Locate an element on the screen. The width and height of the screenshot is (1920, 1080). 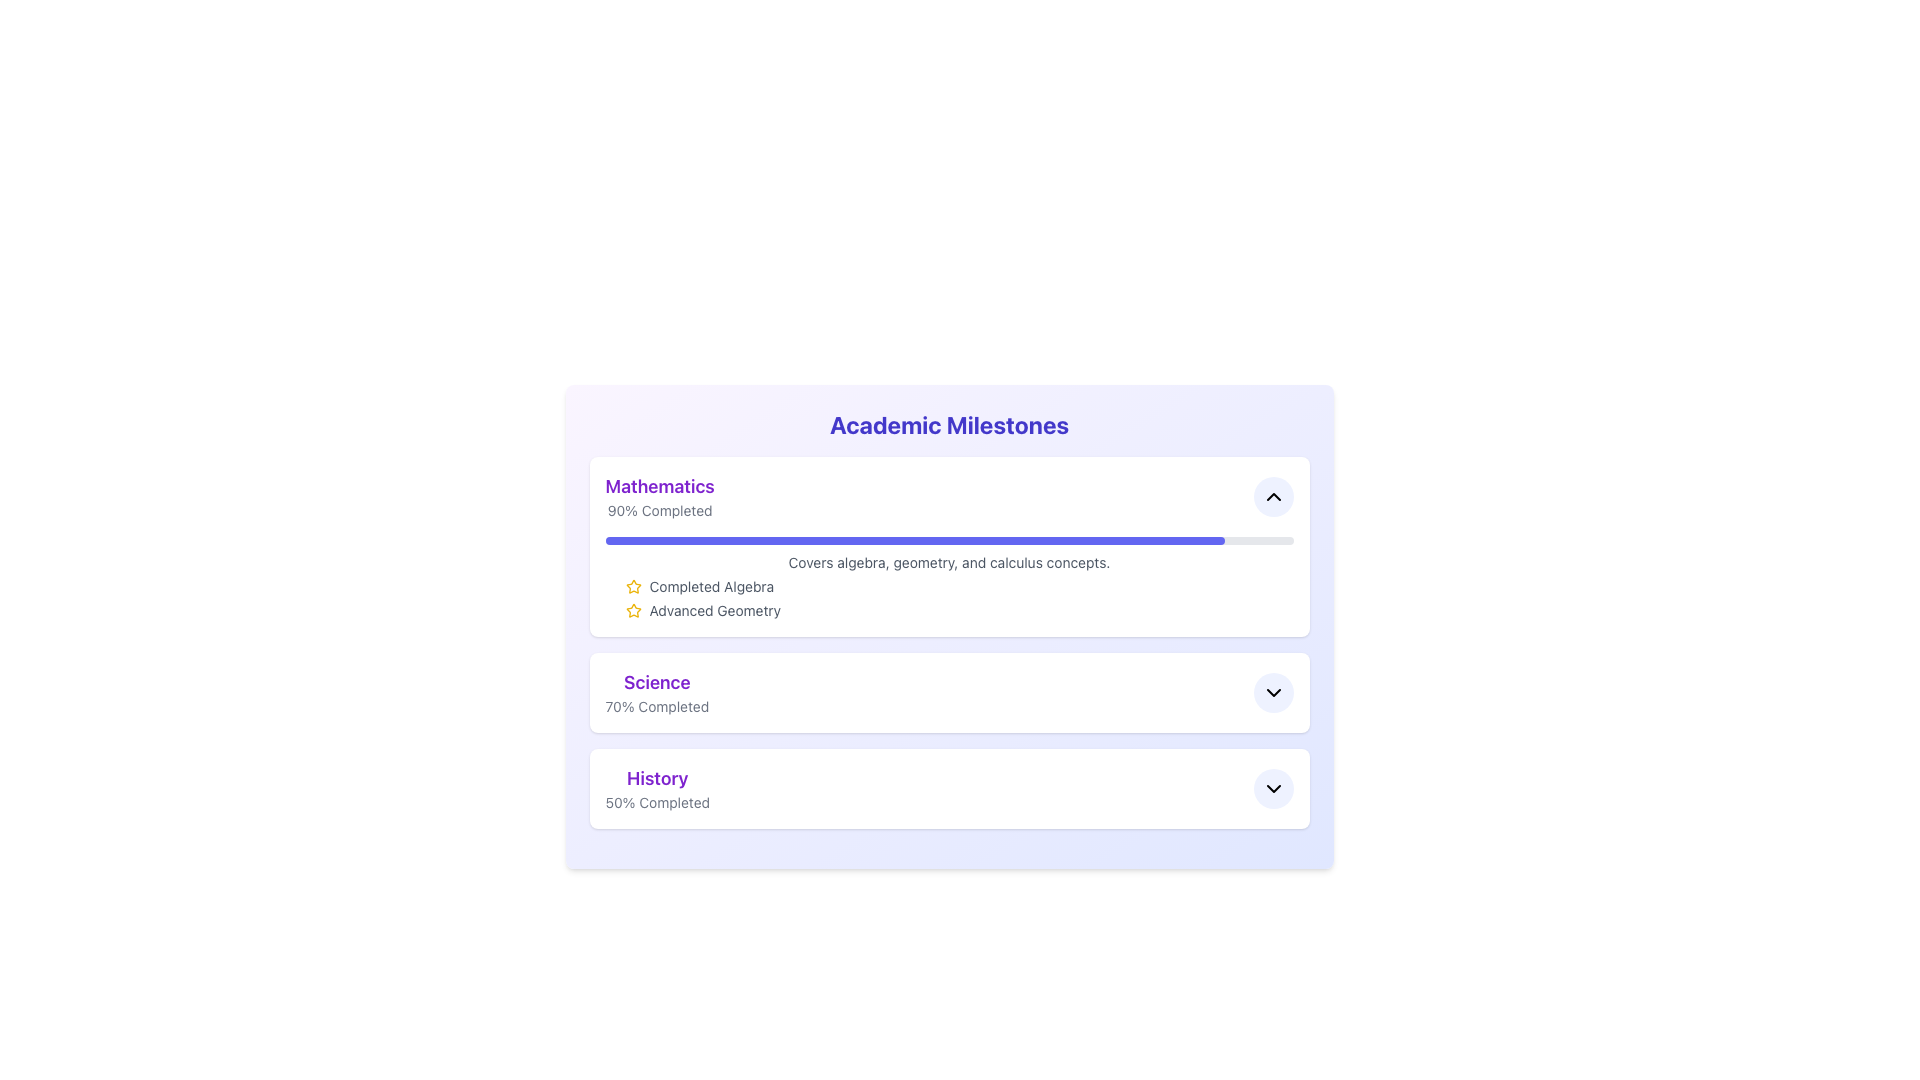
the achievements listed in the informational display with progress indicator and textual information under the 'Mathematics' category, located in the middle-right portion of the first section is located at coordinates (948, 578).